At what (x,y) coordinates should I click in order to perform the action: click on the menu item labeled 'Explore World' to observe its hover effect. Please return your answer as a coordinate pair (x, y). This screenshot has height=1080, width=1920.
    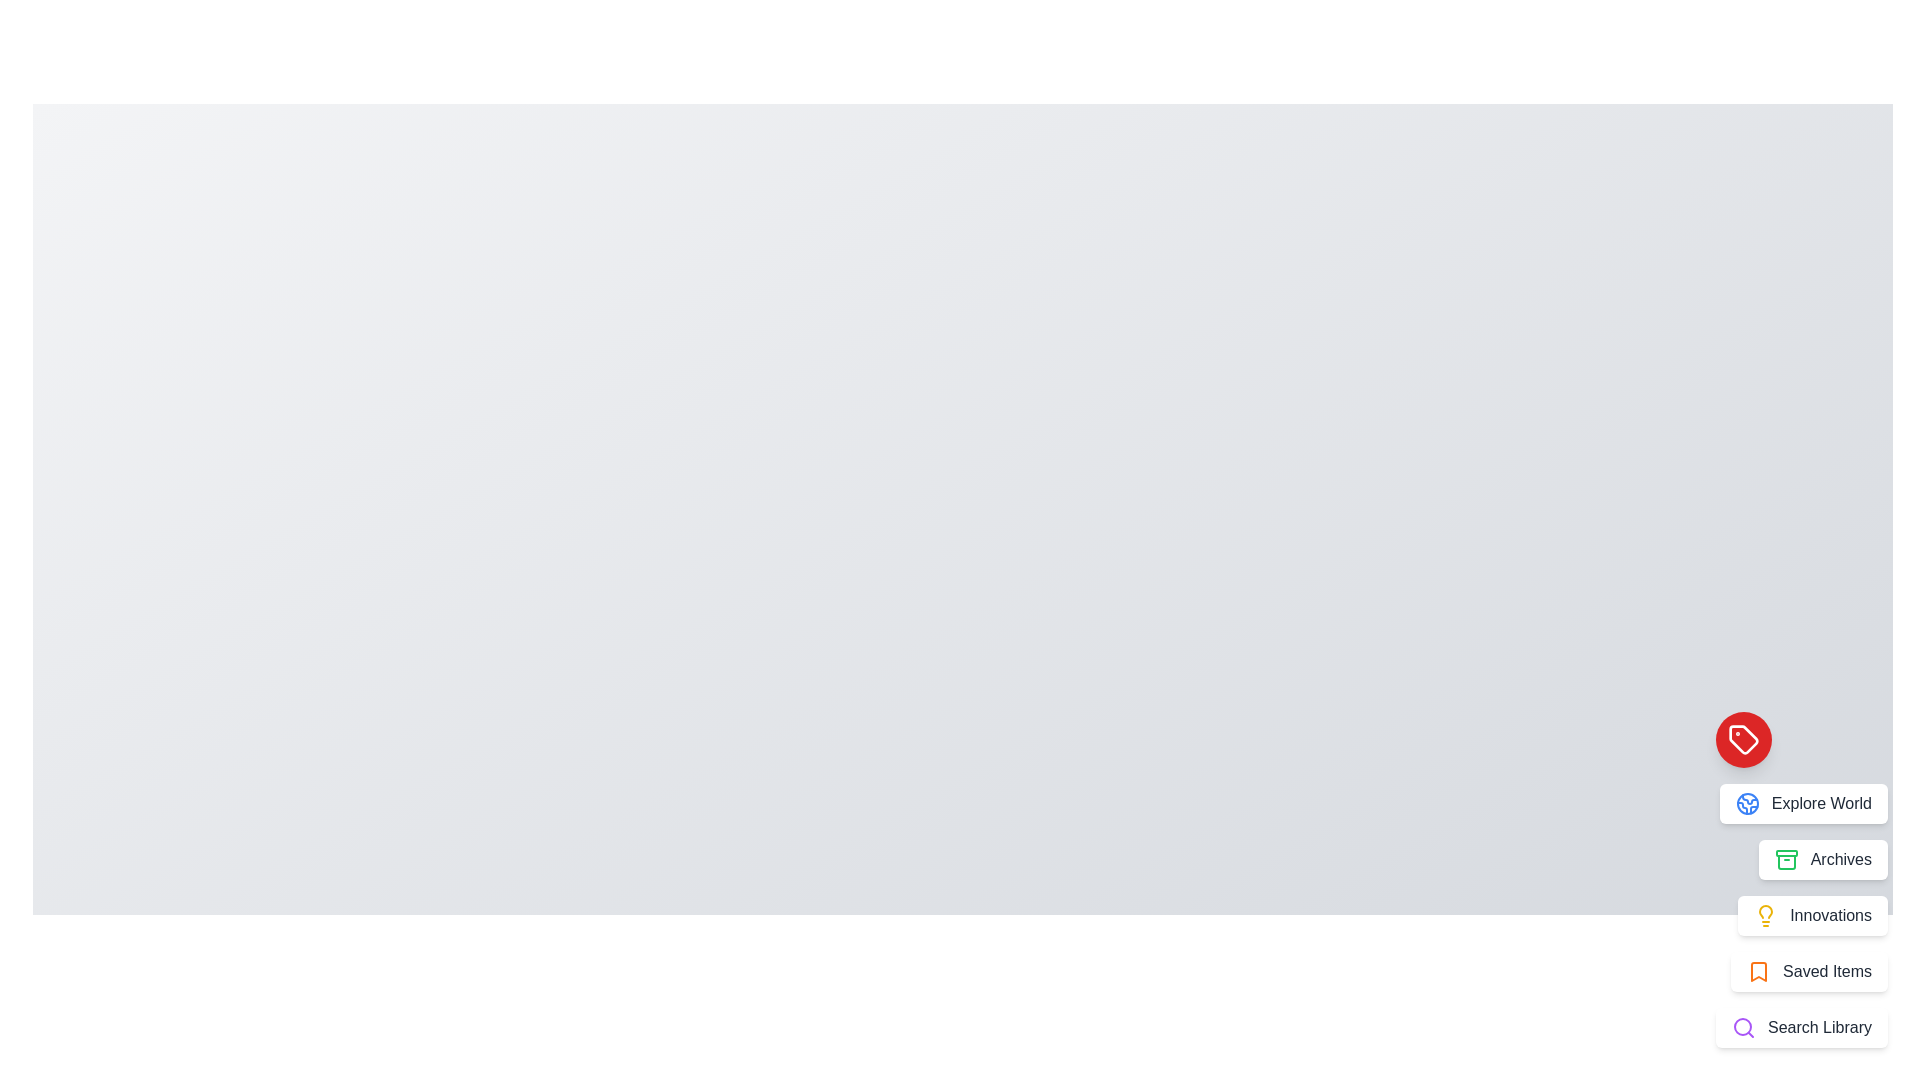
    Looking at the image, I should click on (1803, 802).